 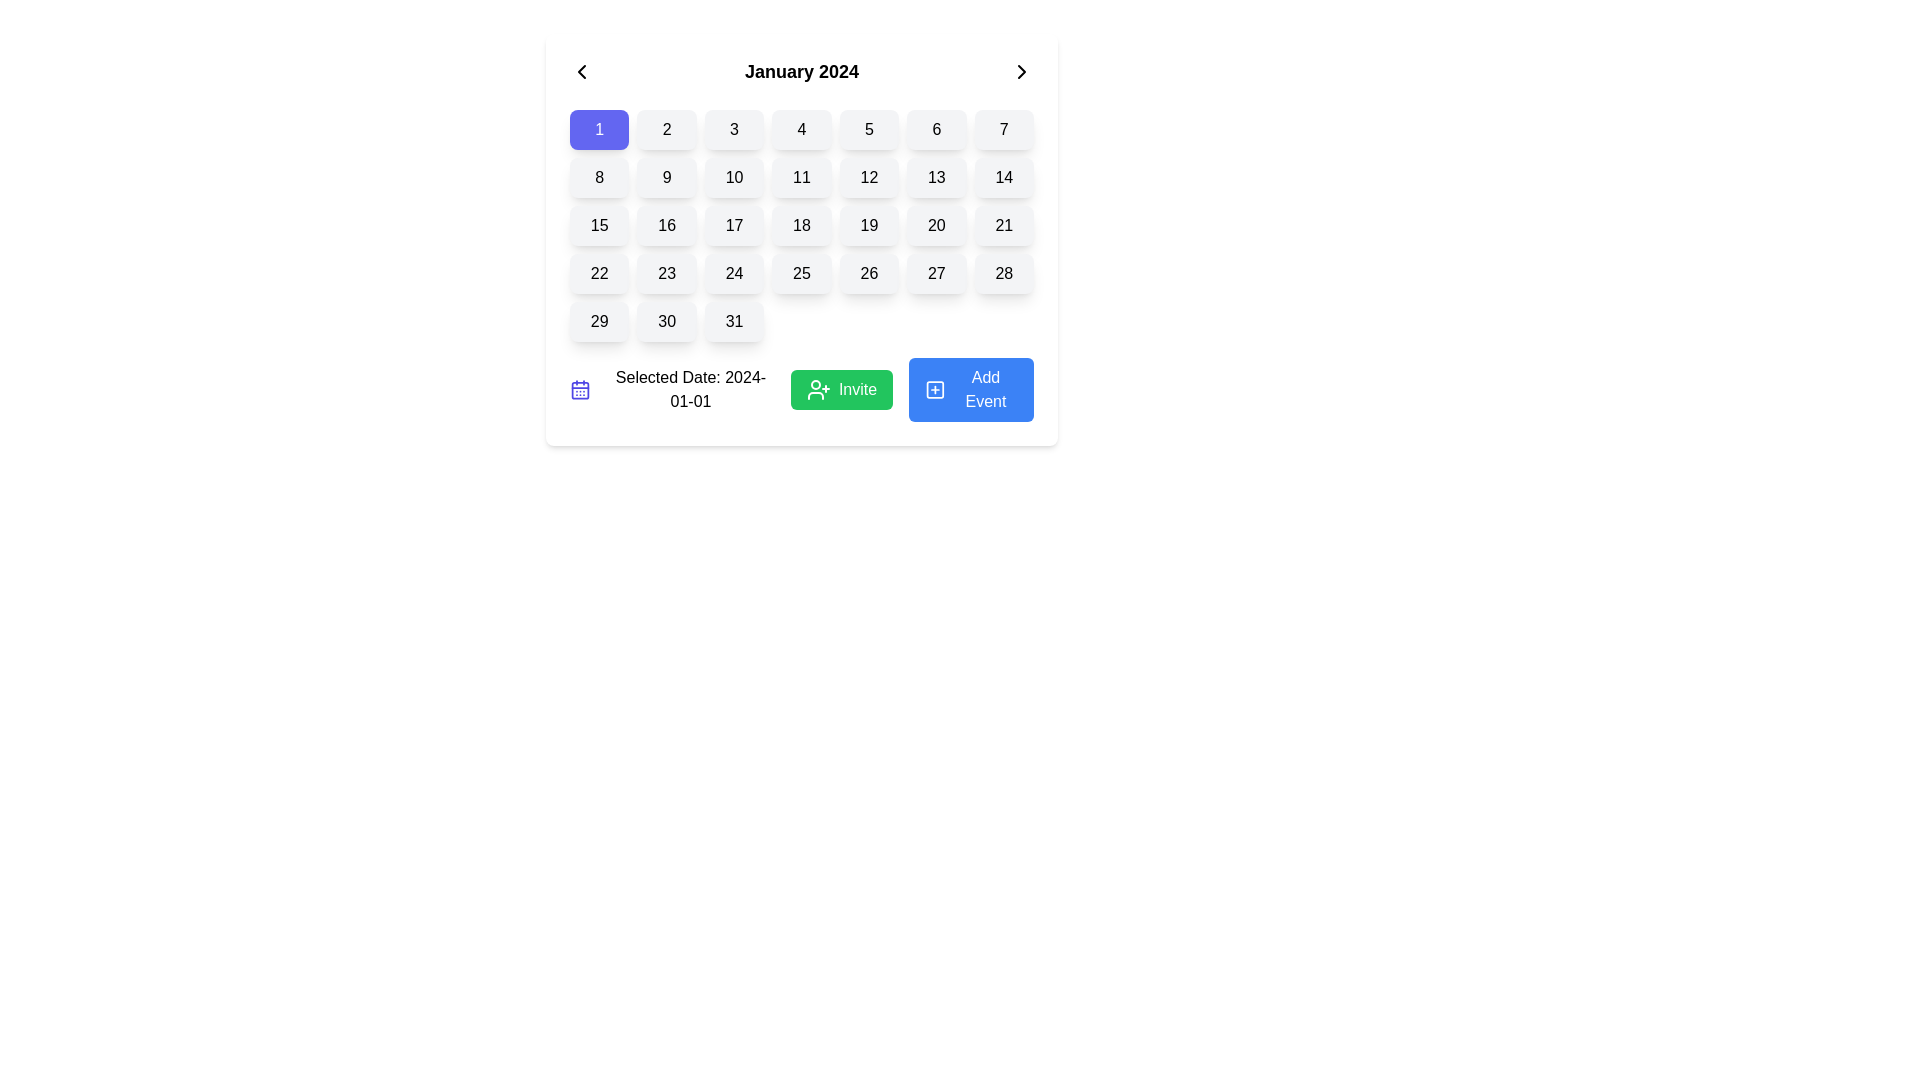 What do you see at coordinates (691, 389) in the screenshot?
I see `the text label that displays the currently selected date in the calendar interface, positioned under the calendar grid and between the calendar icon and the 'Invite' button` at bounding box center [691, 389].